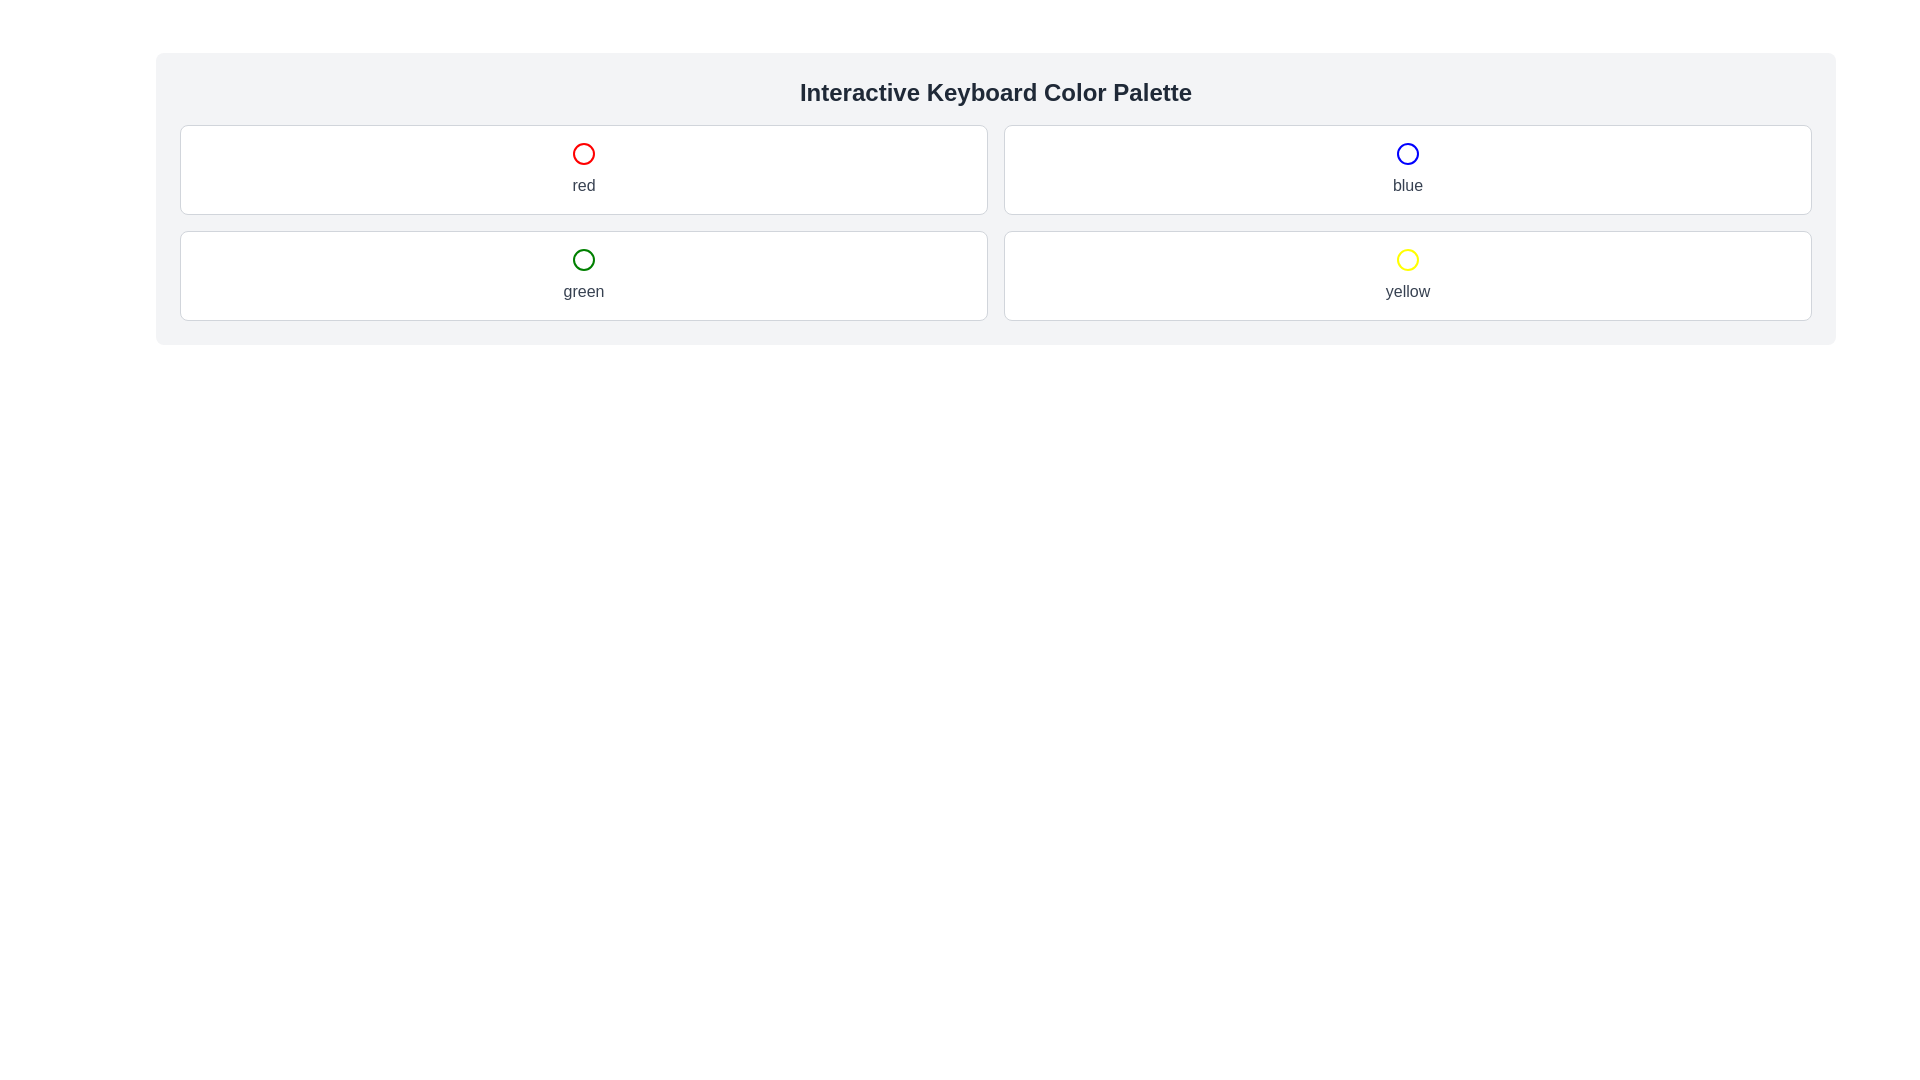 This screenshot has width=1920, height=1080. Describe the element at coordinates (1406, 258) in the screenshot. I see `the yellow circular decorative icon positioned above the label 'yellow' in the bottom-right quadrant of the grid layout` at that location.